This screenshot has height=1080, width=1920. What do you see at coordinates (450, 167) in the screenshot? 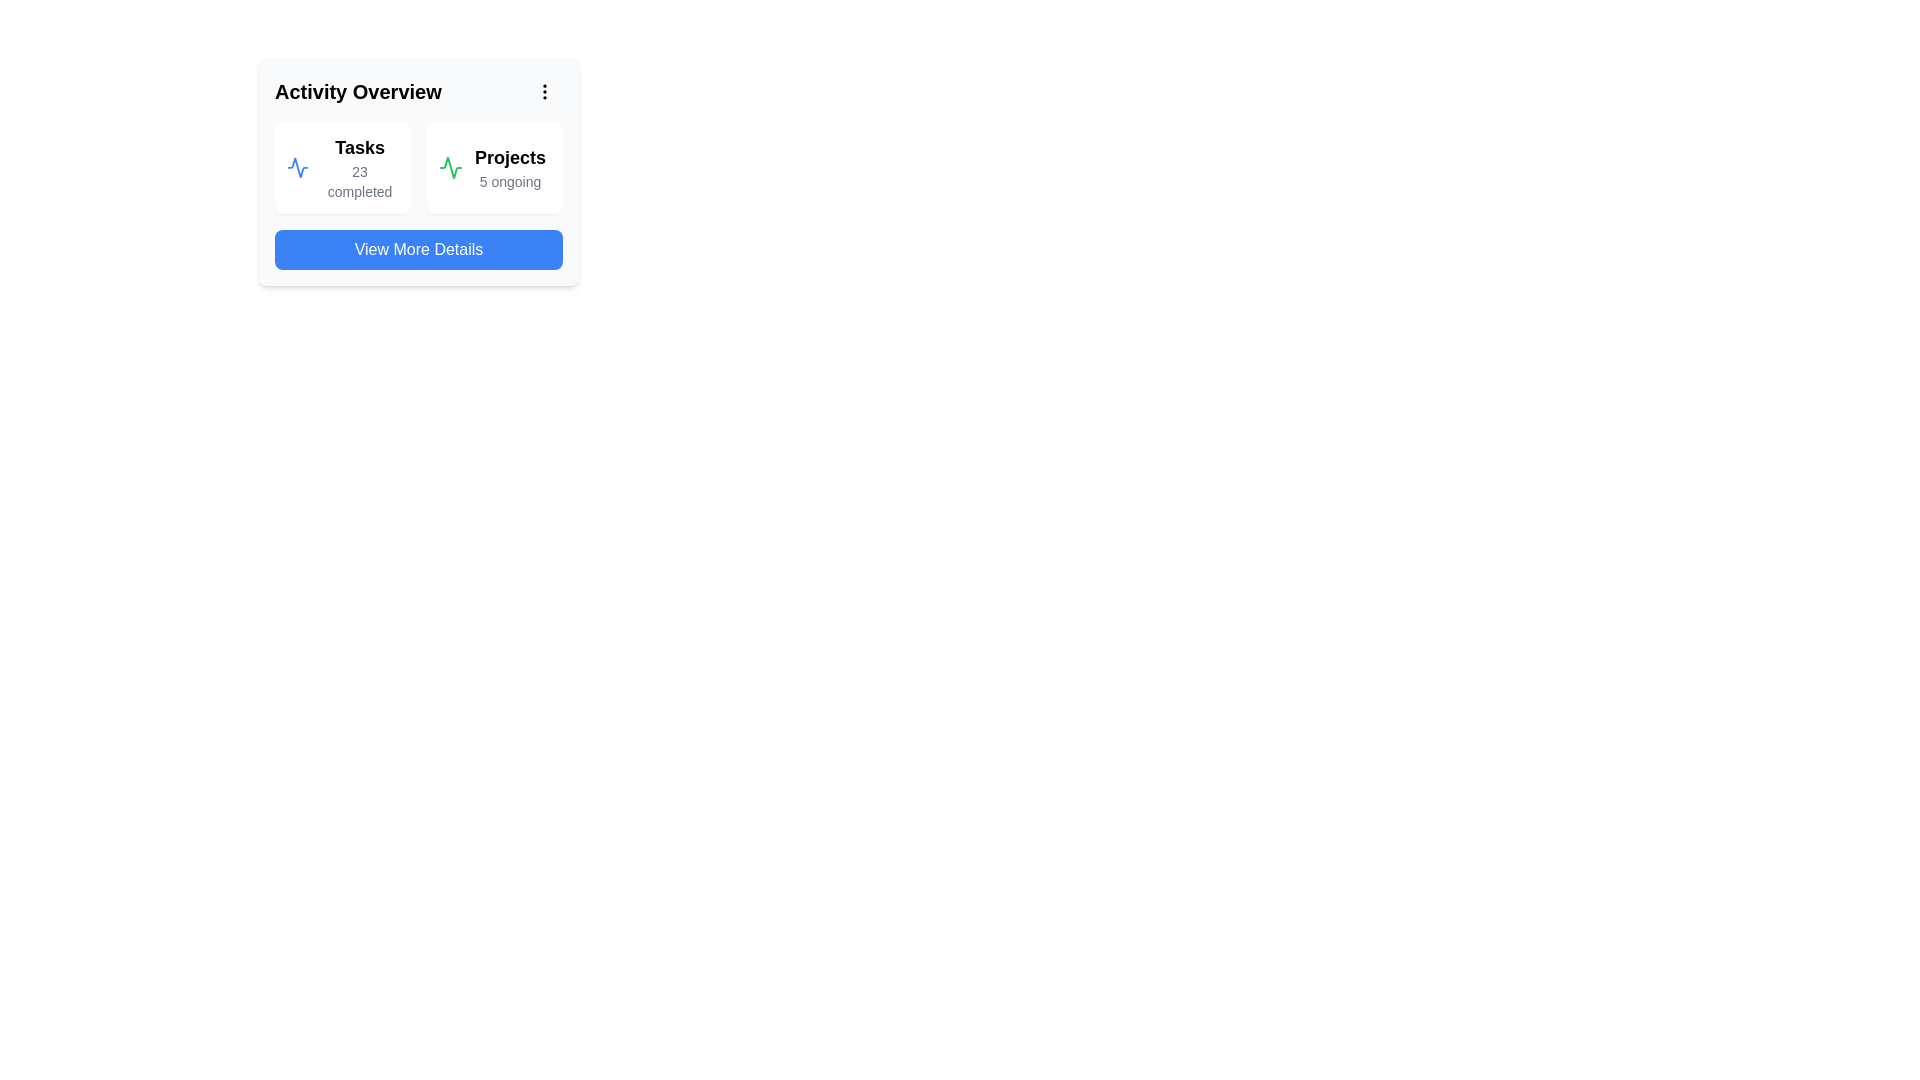
I see `the SVG icon representing activity status located in the top-left corner of the 'Projects' card in the 'Activity Overview' section` at bounding box center [450, 167].